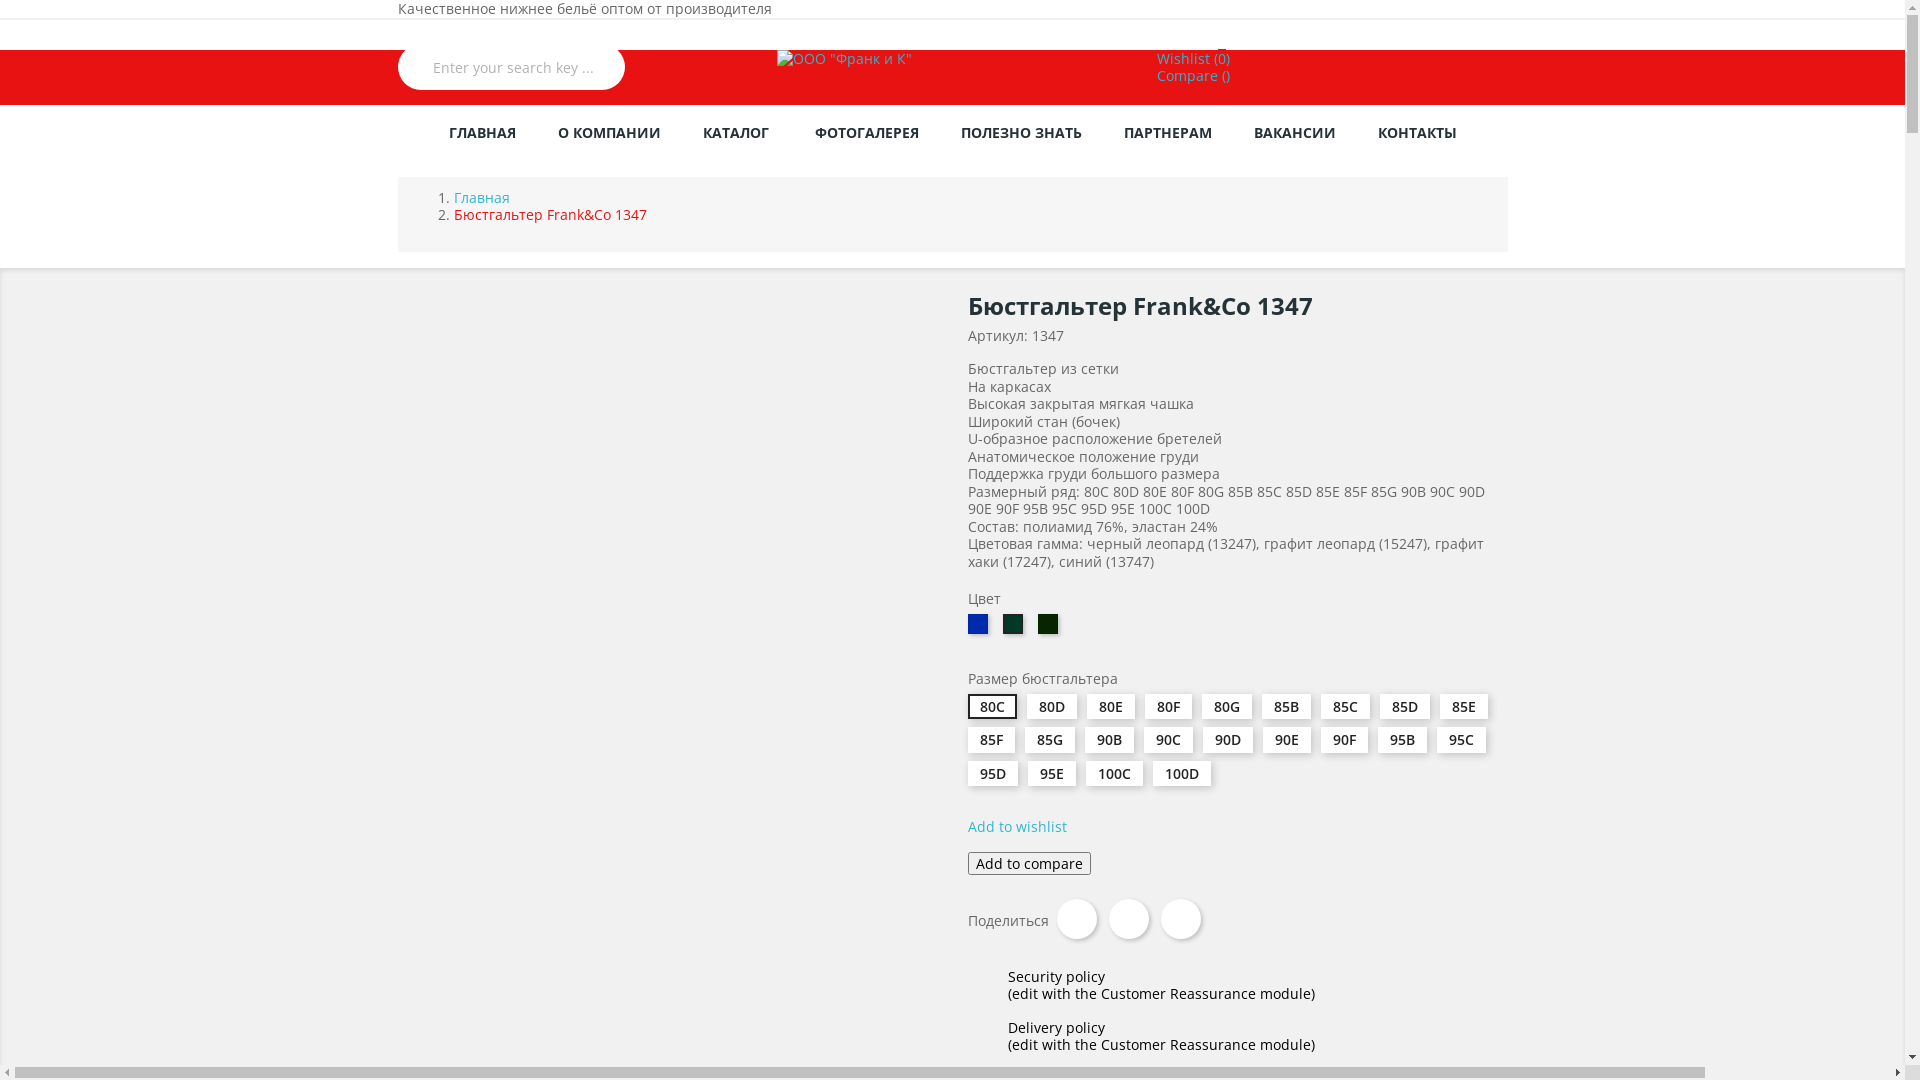 The width and height of the screenshot is (1920, 1080). I want to click on 'Add to wishlist', so click(1017, 826).